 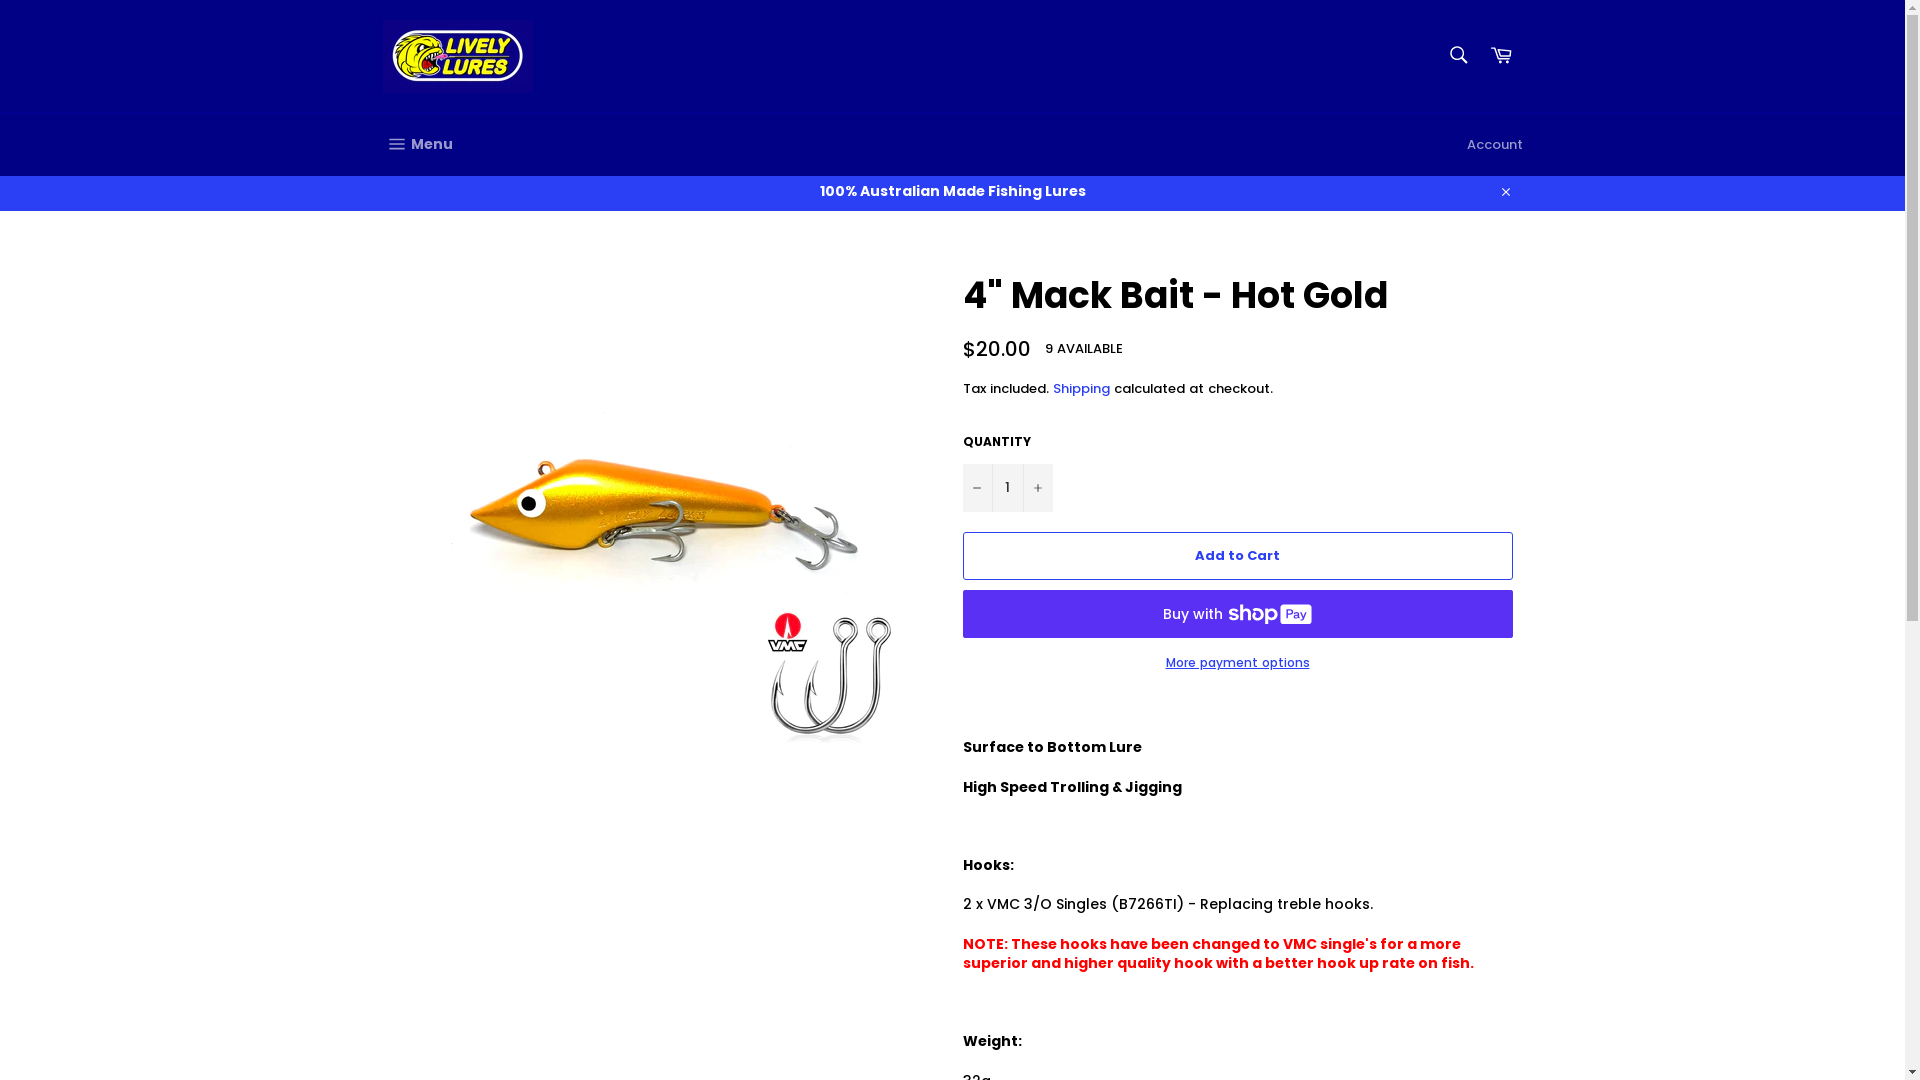 What do you see at coordinates (1022, 488) in the screenshot?
I see `'+'` at bounding box center [1022, 488].